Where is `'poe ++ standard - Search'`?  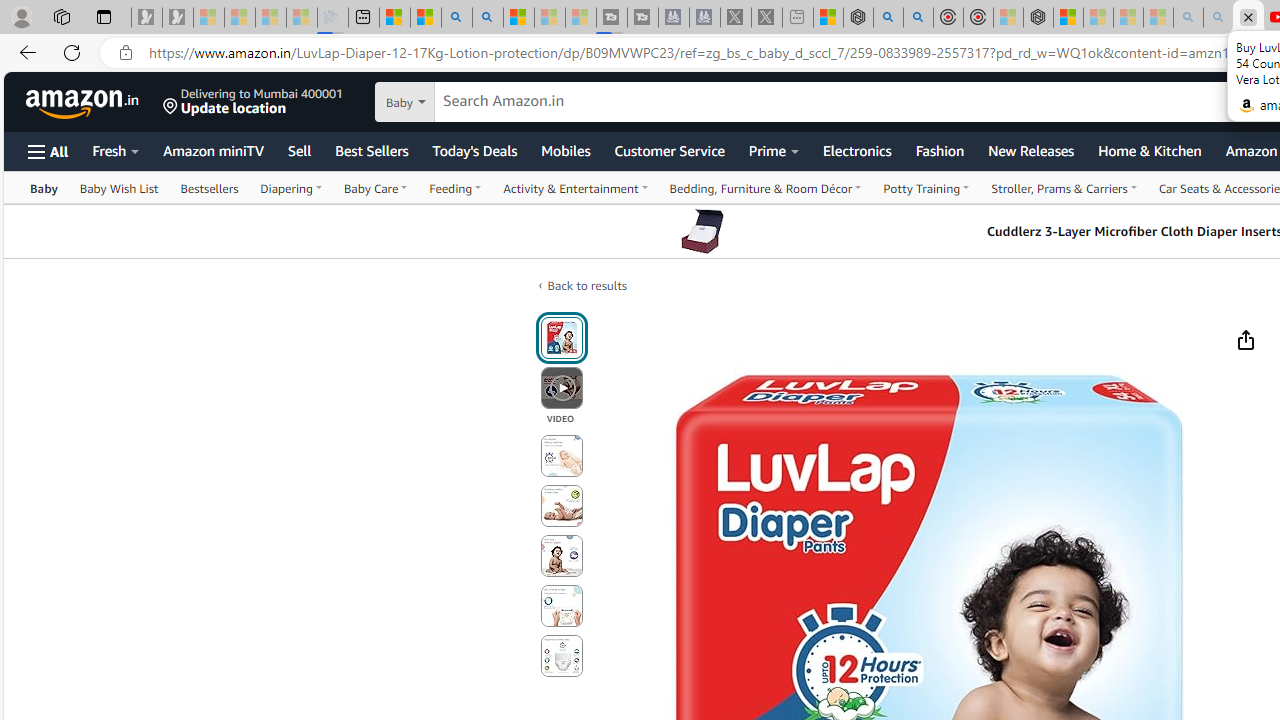
'poe ++ standard - Search' is located at coordinates (917, 17).